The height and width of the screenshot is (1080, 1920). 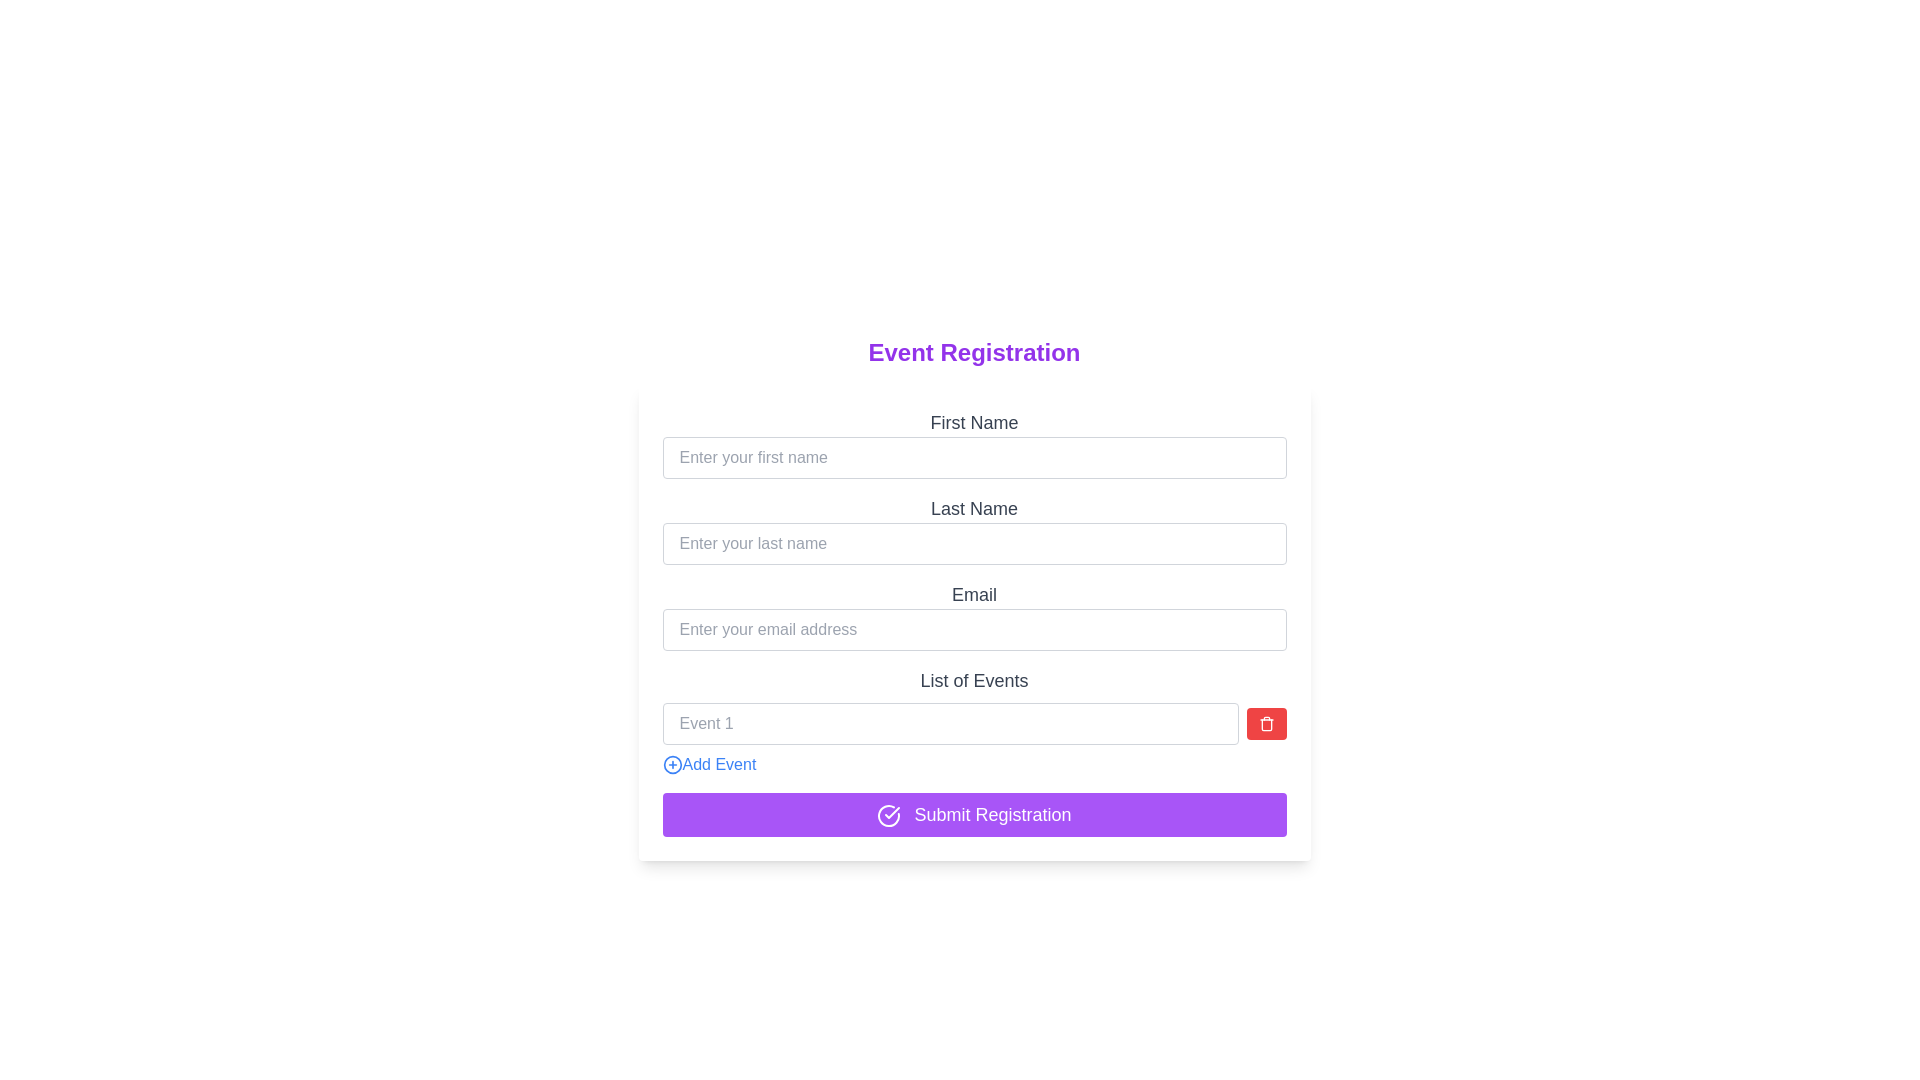 I want to click on the 'First Name' label in the 'Event Registration' form, which is styled in bold and gray color and positioned above the first name input field, so click(x=974, y=422).